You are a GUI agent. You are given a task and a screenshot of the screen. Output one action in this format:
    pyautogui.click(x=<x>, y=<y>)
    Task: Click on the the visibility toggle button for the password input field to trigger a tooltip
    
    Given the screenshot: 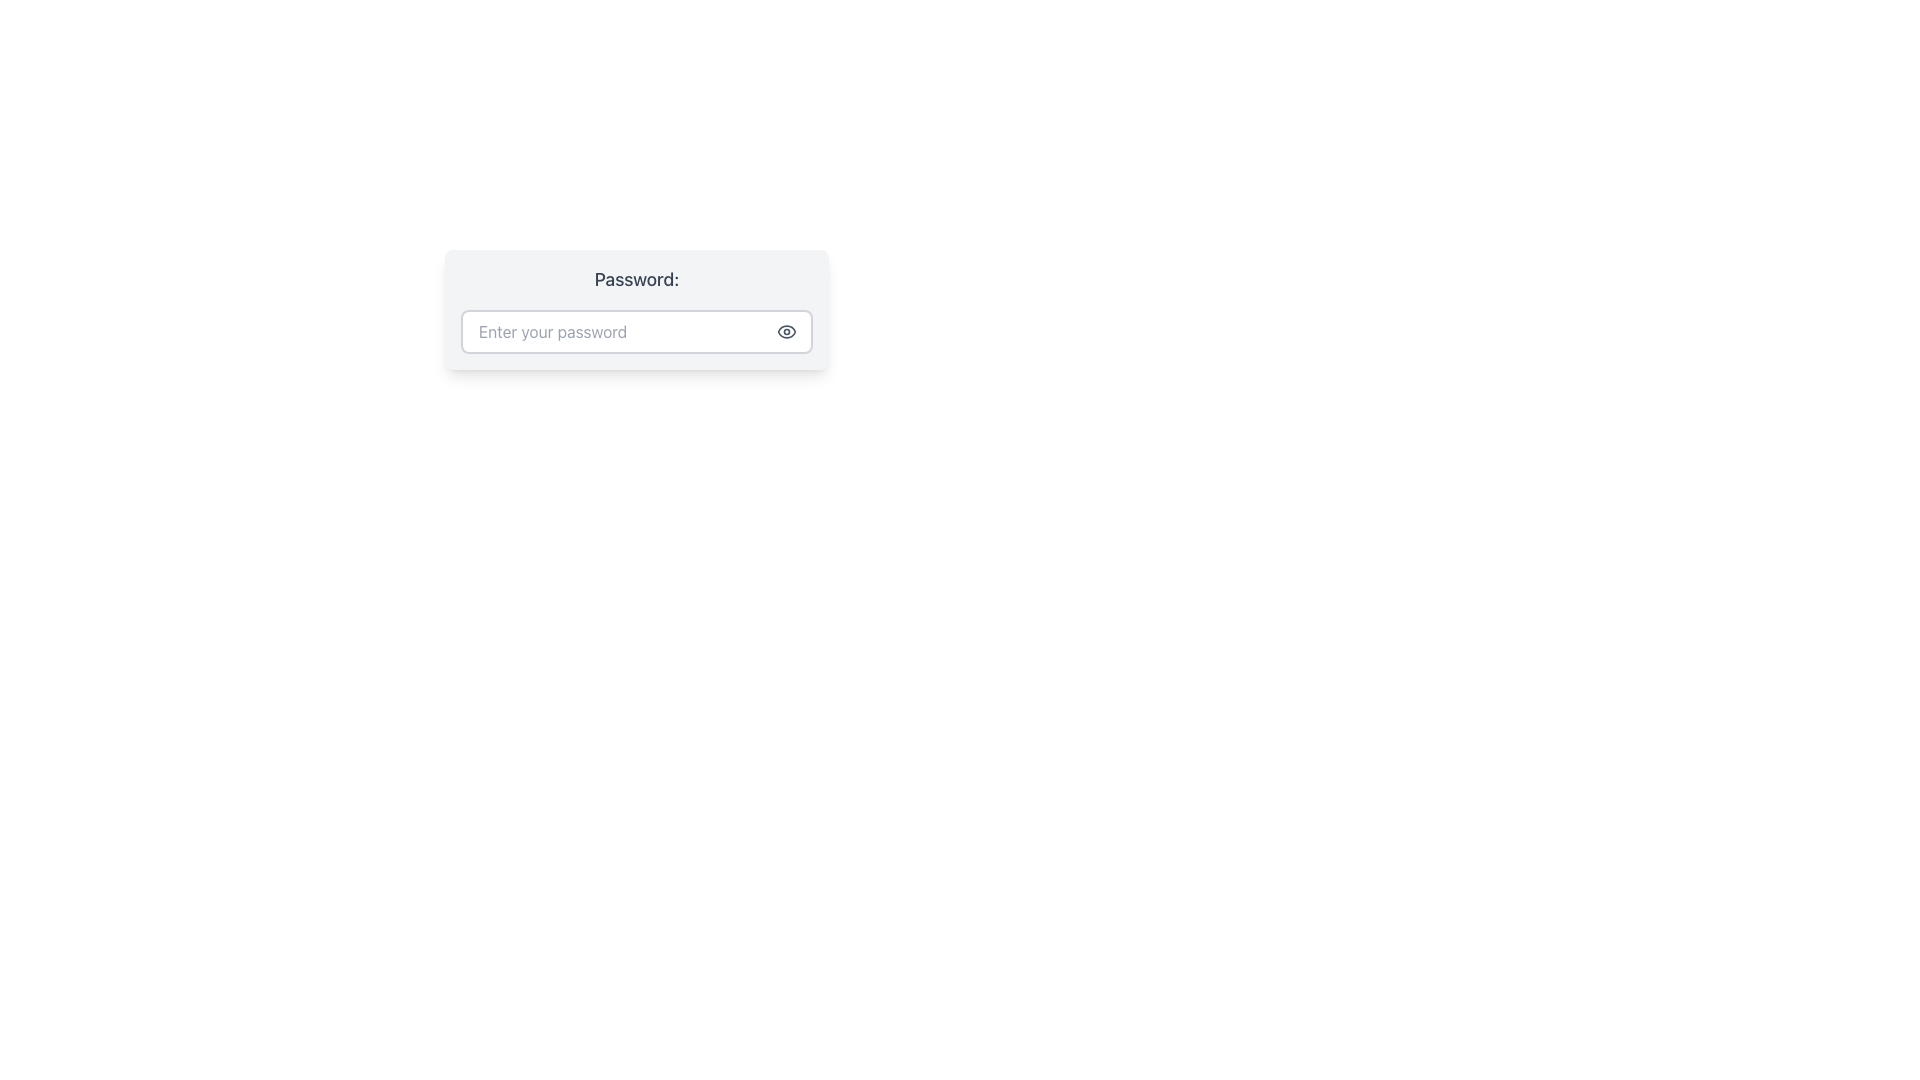 What is the action you would take?
    pyautogui.click(x=786, y=330)
    